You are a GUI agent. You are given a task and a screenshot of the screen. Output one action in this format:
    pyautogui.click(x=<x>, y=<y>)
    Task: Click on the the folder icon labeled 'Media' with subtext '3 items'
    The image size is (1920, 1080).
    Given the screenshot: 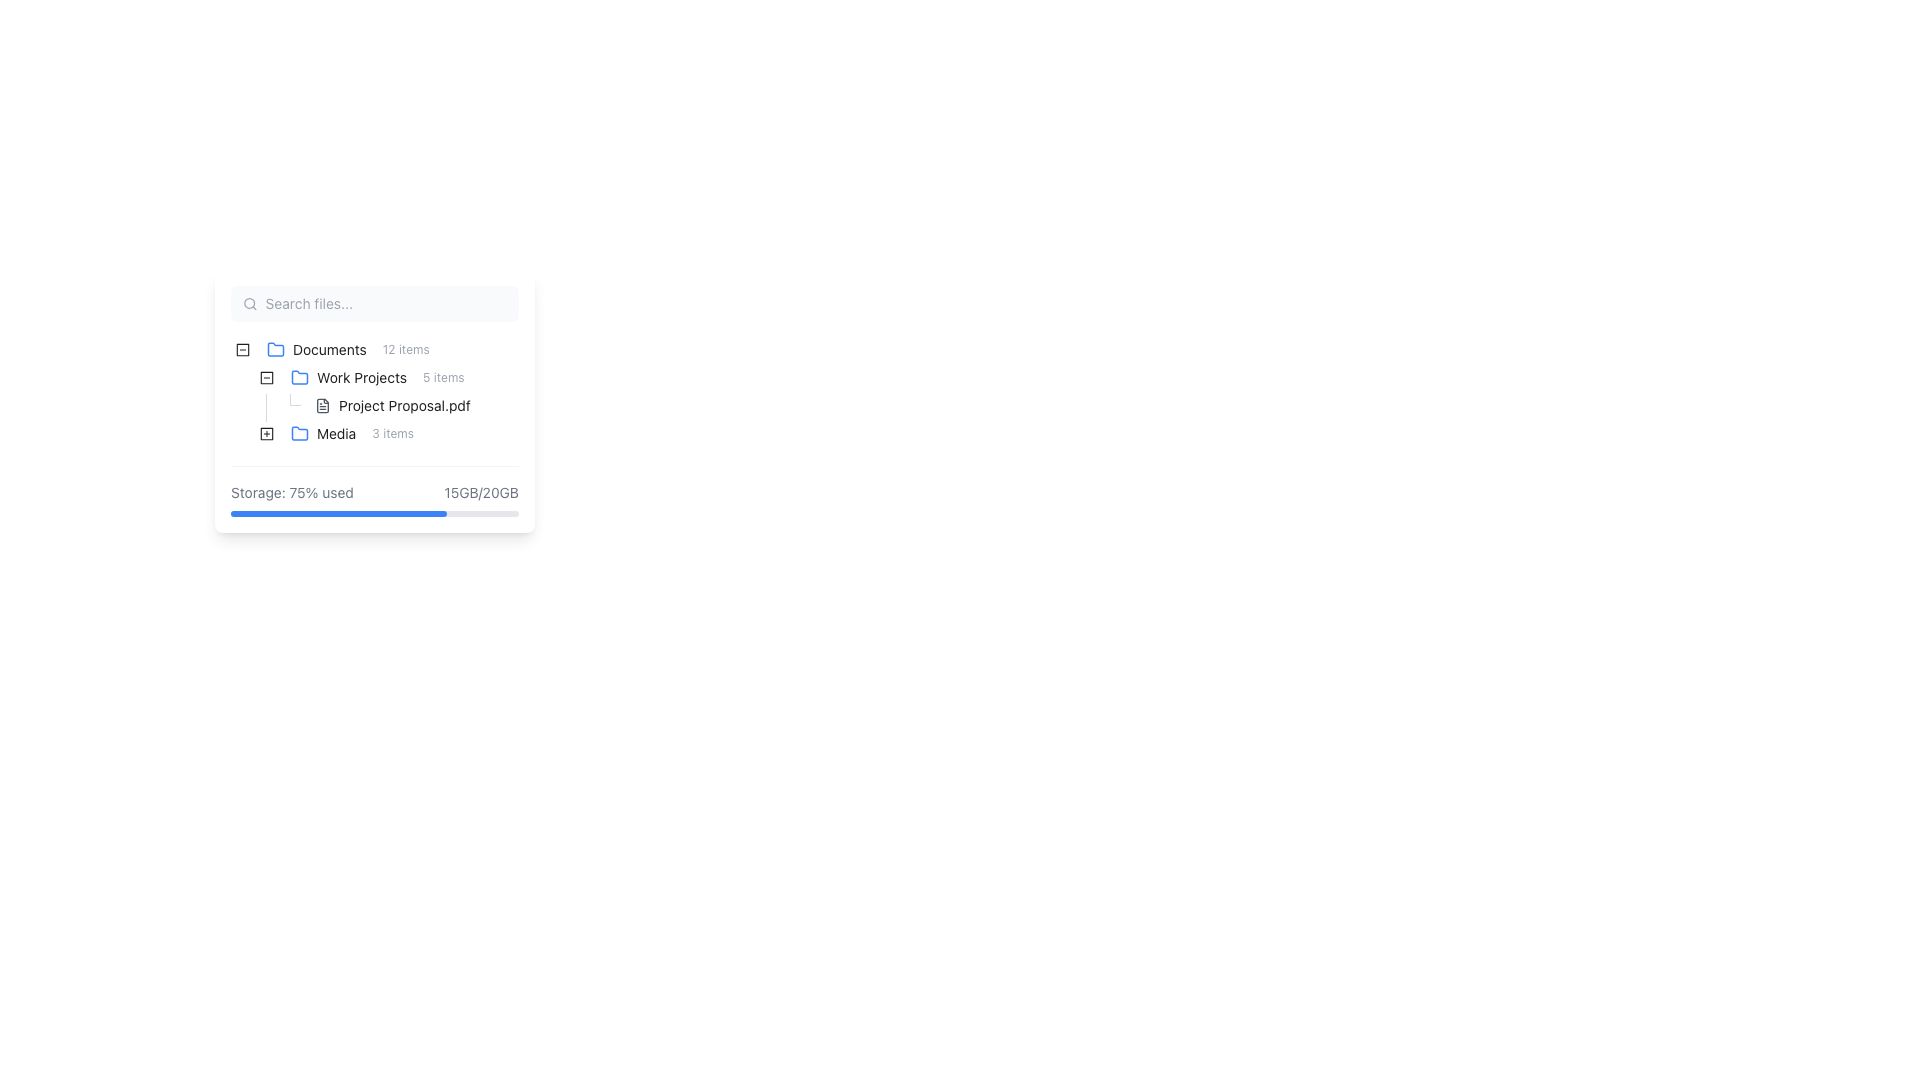 What is the action you would take?
    pyautogui.click(x=326, y=433)
    